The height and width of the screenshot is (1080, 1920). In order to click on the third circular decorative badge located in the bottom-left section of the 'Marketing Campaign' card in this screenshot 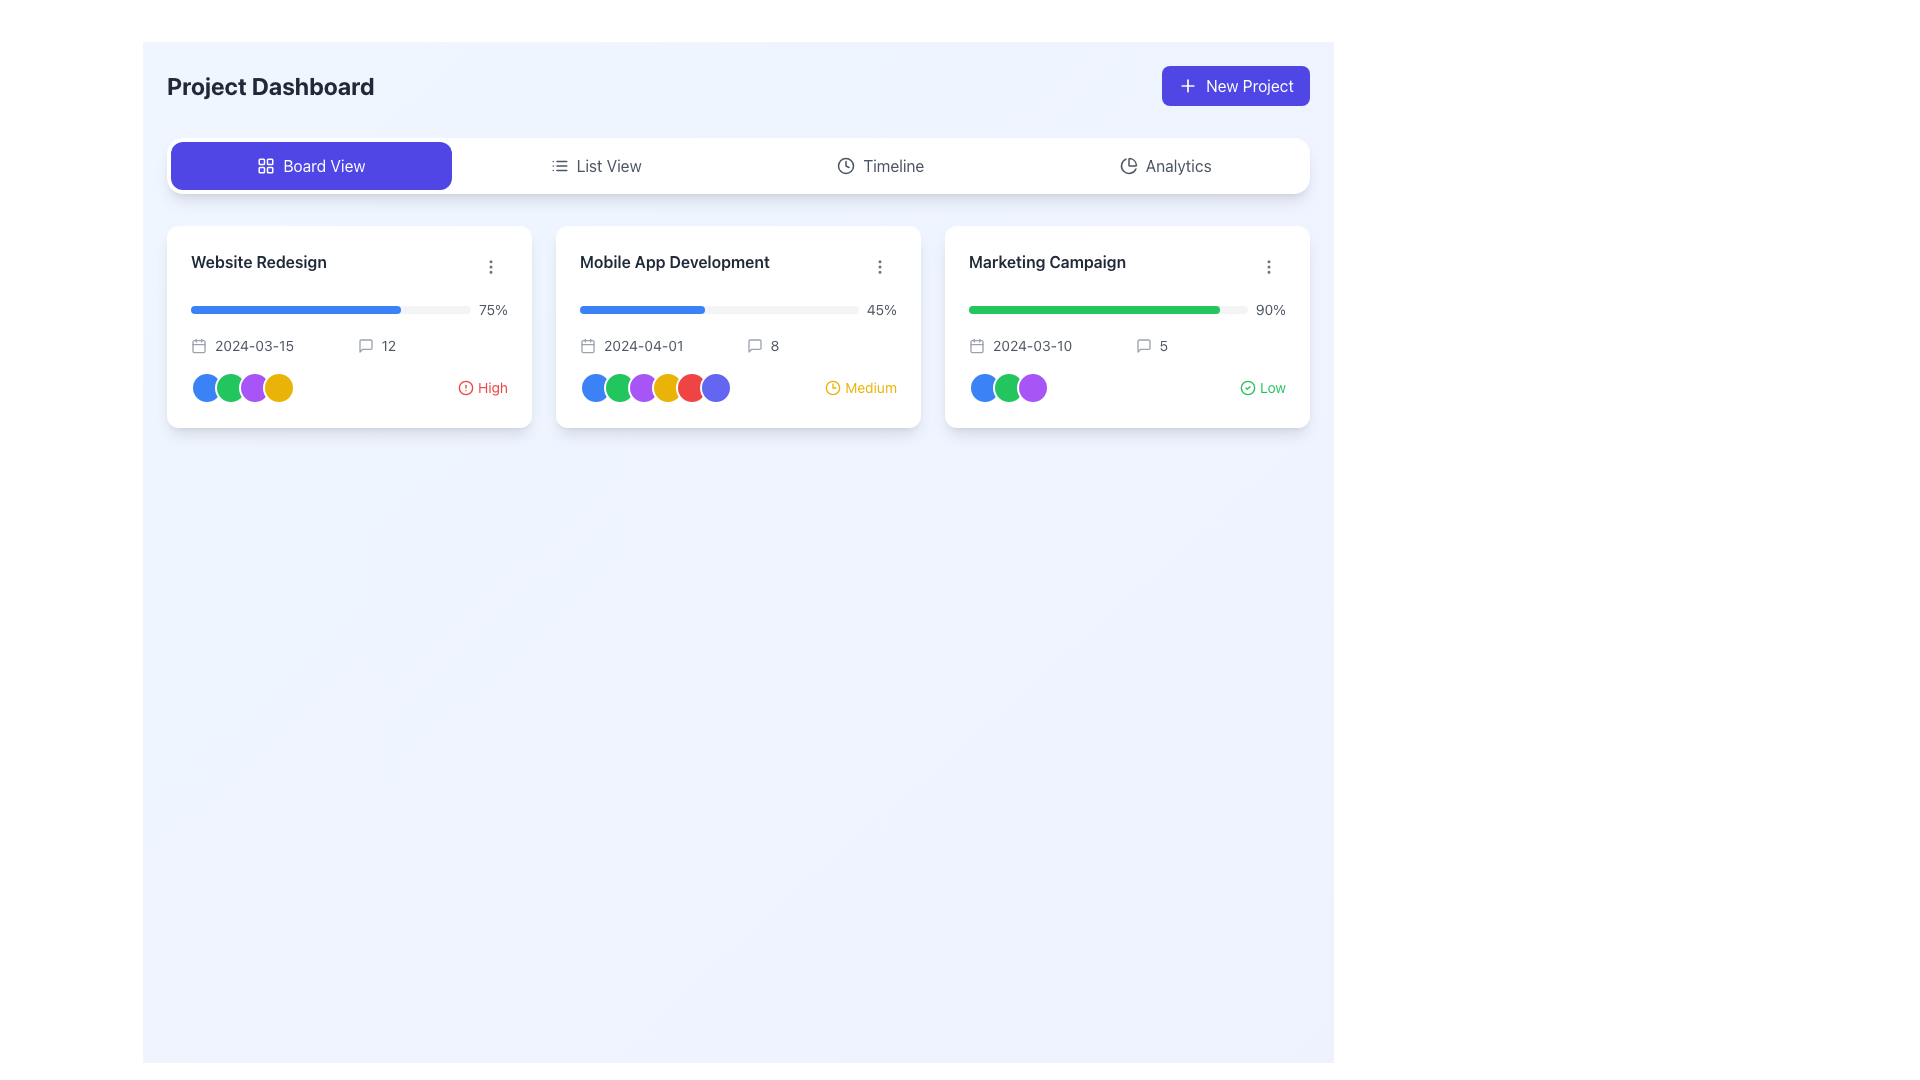, I will do `click(1032, 388)`.